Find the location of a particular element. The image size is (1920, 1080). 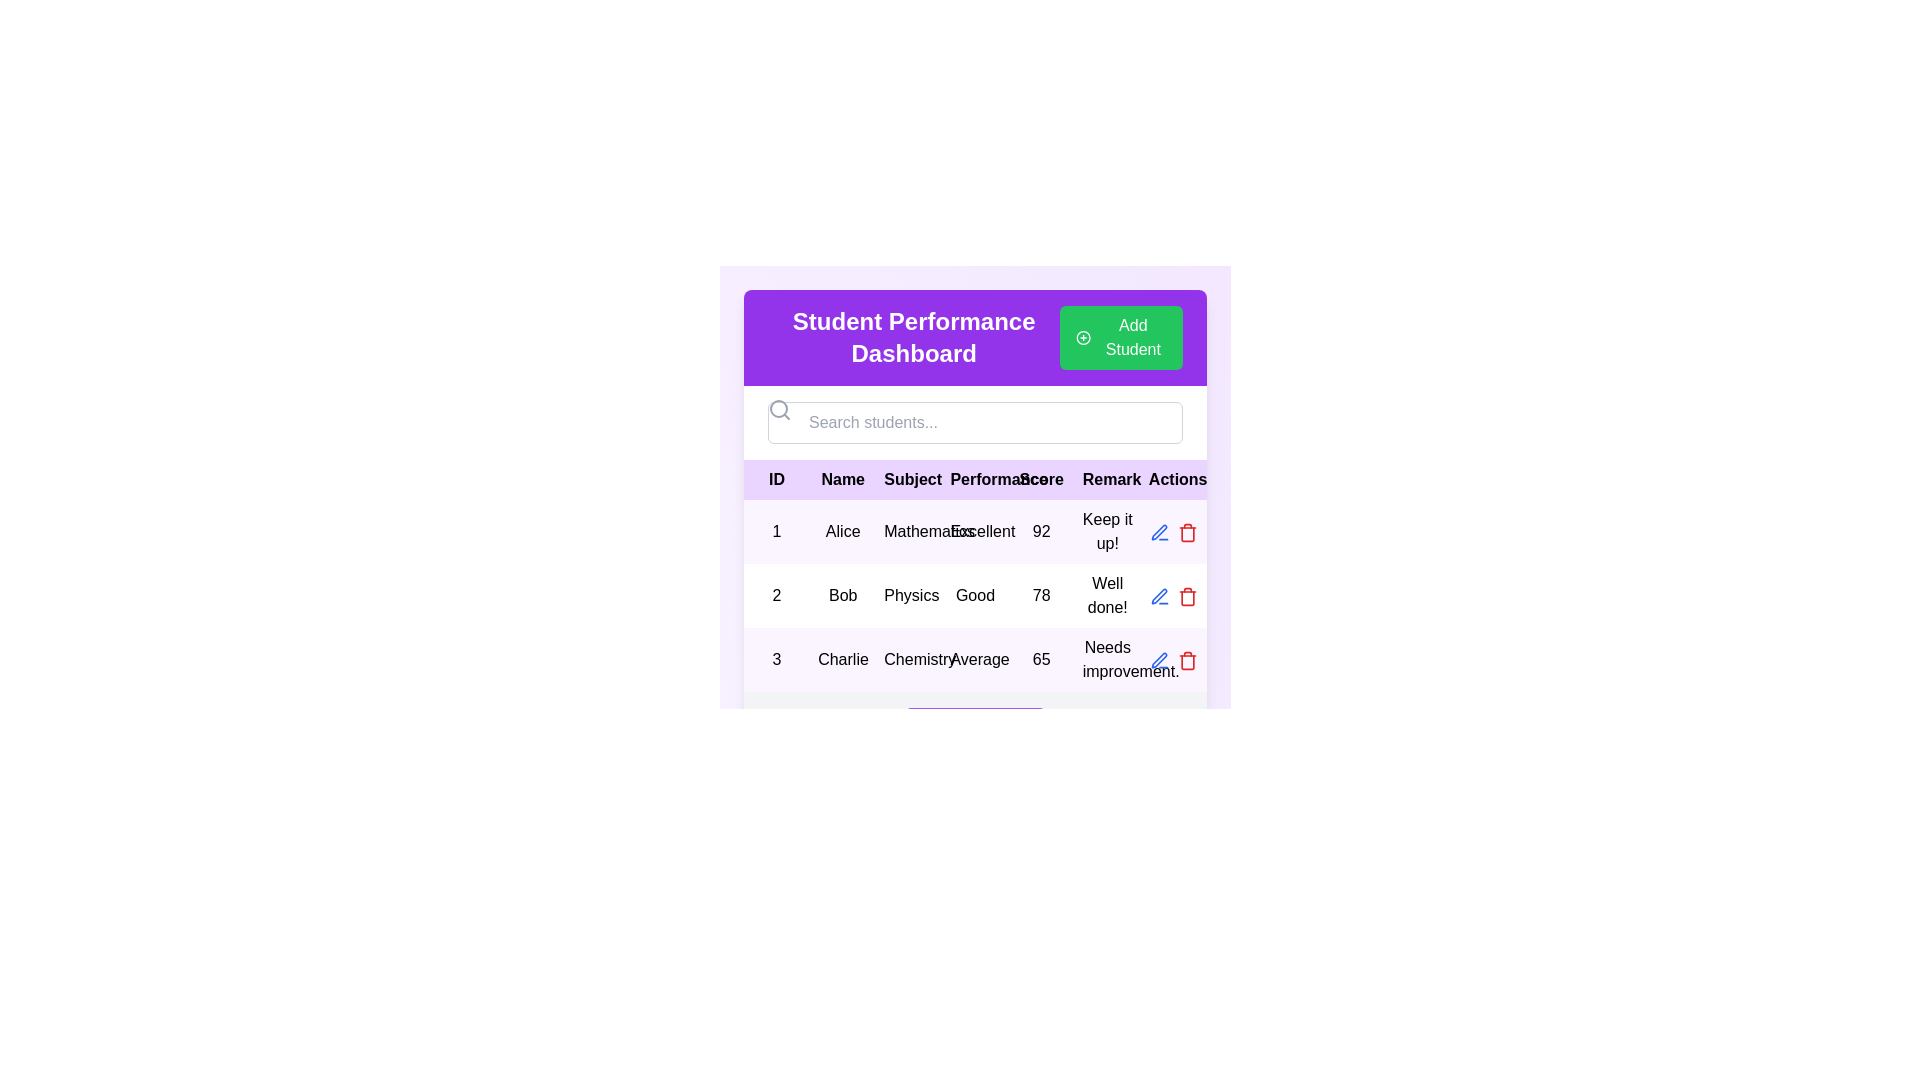

the static text element displaying 'Excellent' in the Performance column for the student 'Alice' in the Mathematics row is located at coordinates (975, 531).